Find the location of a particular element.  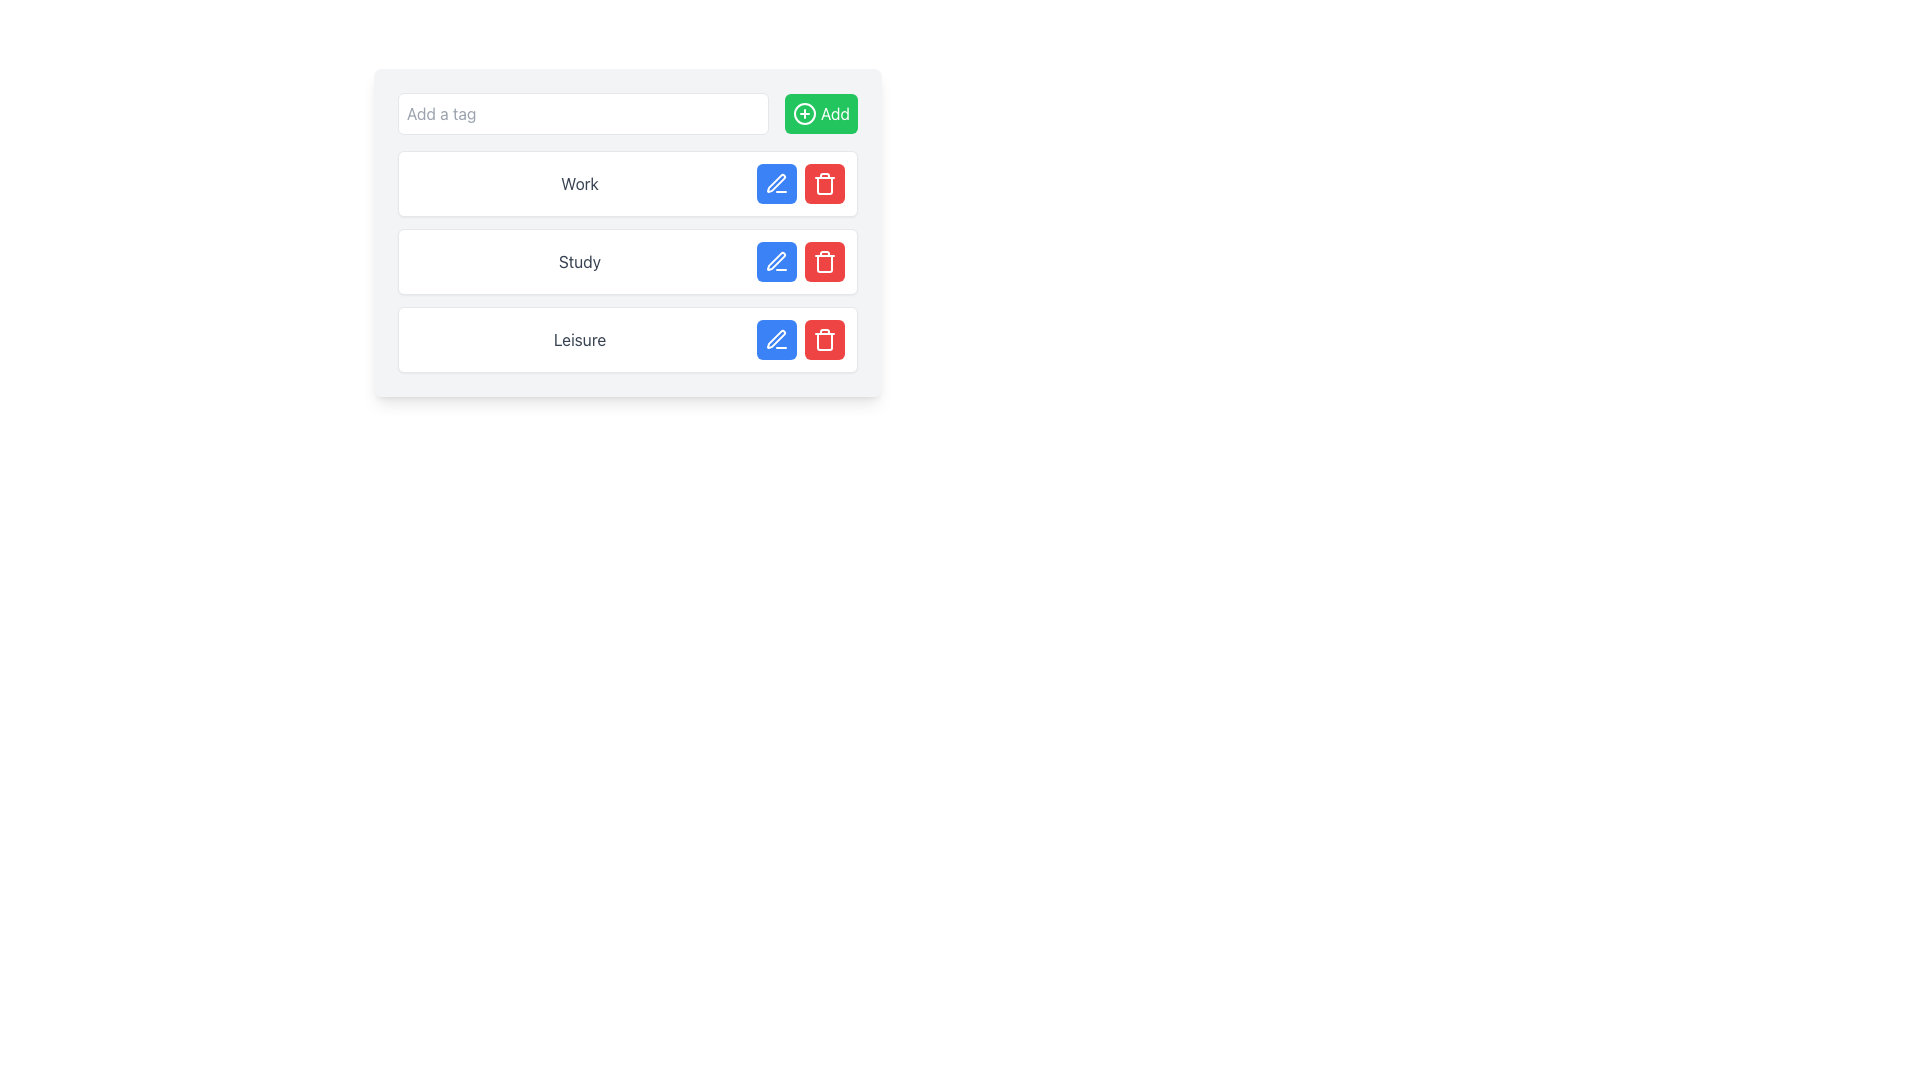

the edit icon adjacent to the text 'Study' is located at coordinates (775, 260).